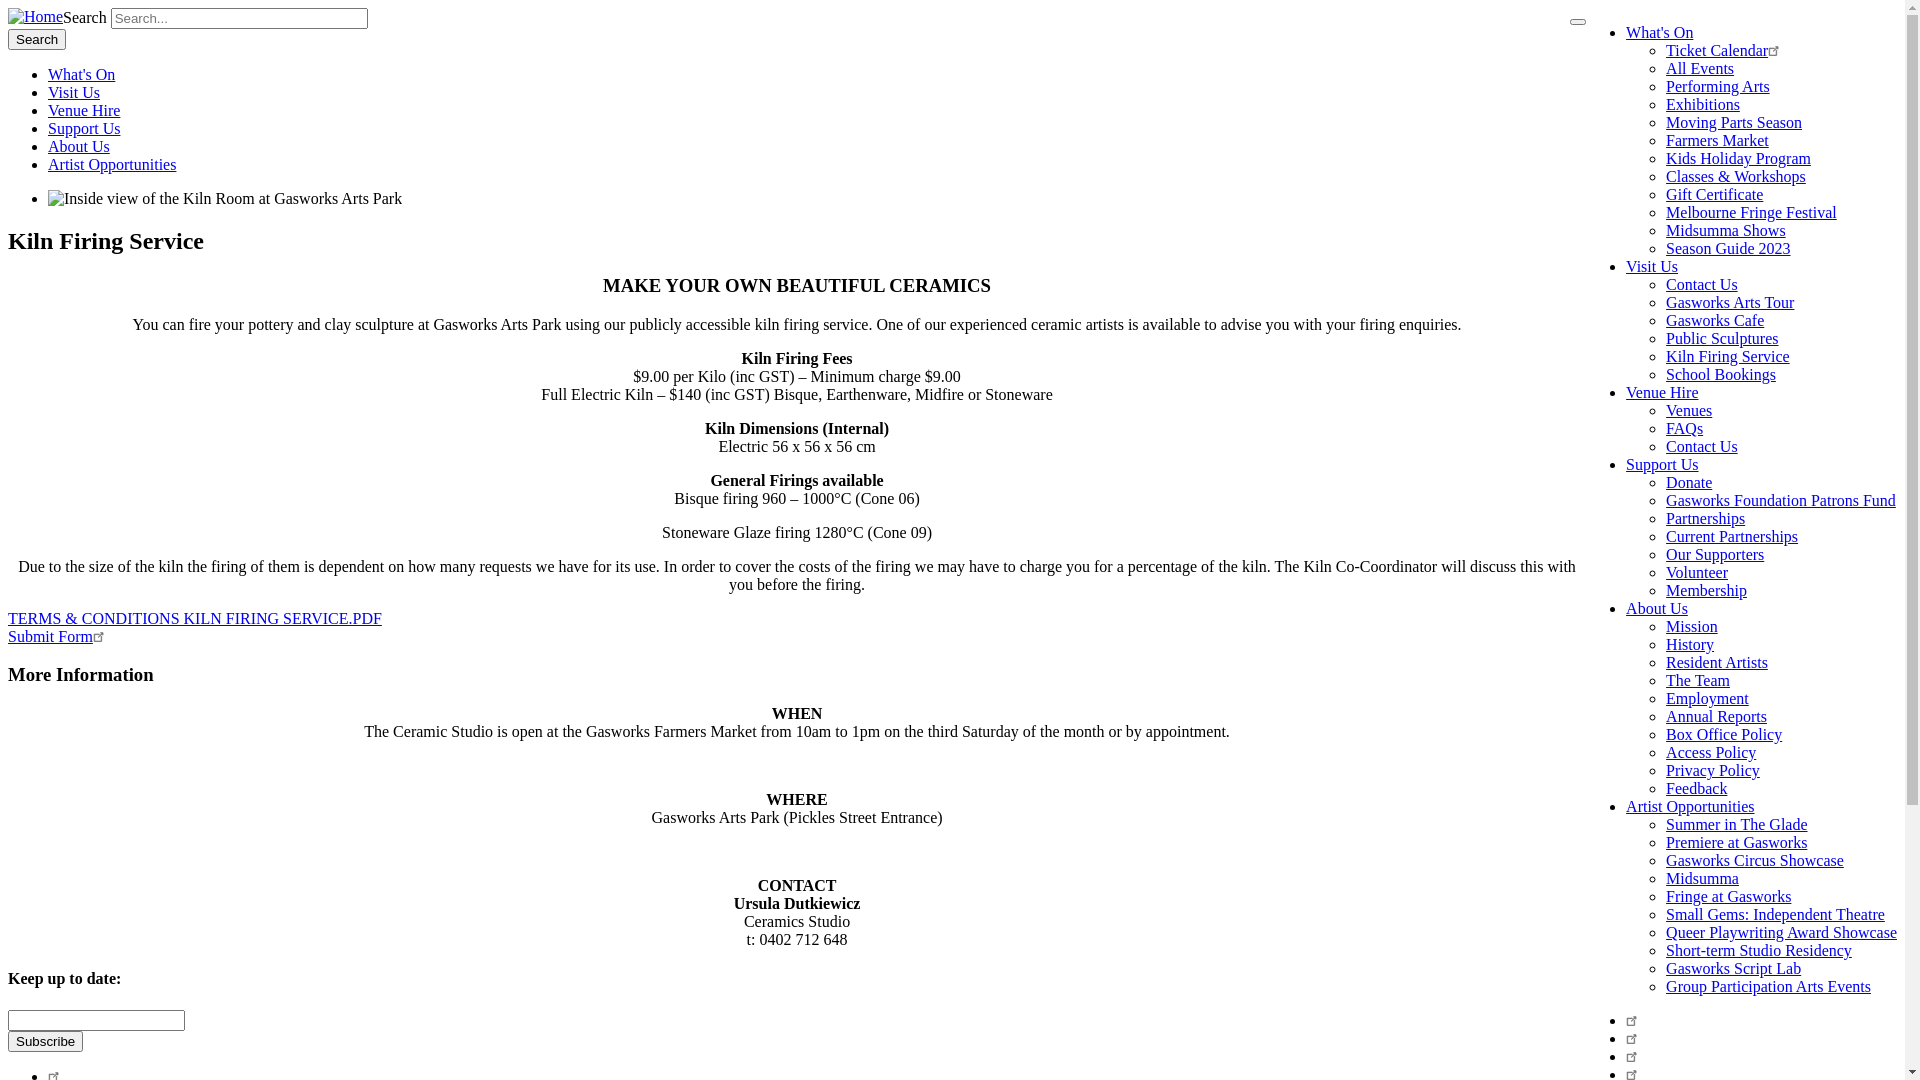 The width and height of the screenshot is (1920, 1080). Describe the element at coordinates (37, 39) in the screenshot. I see `'Search'` at that location.